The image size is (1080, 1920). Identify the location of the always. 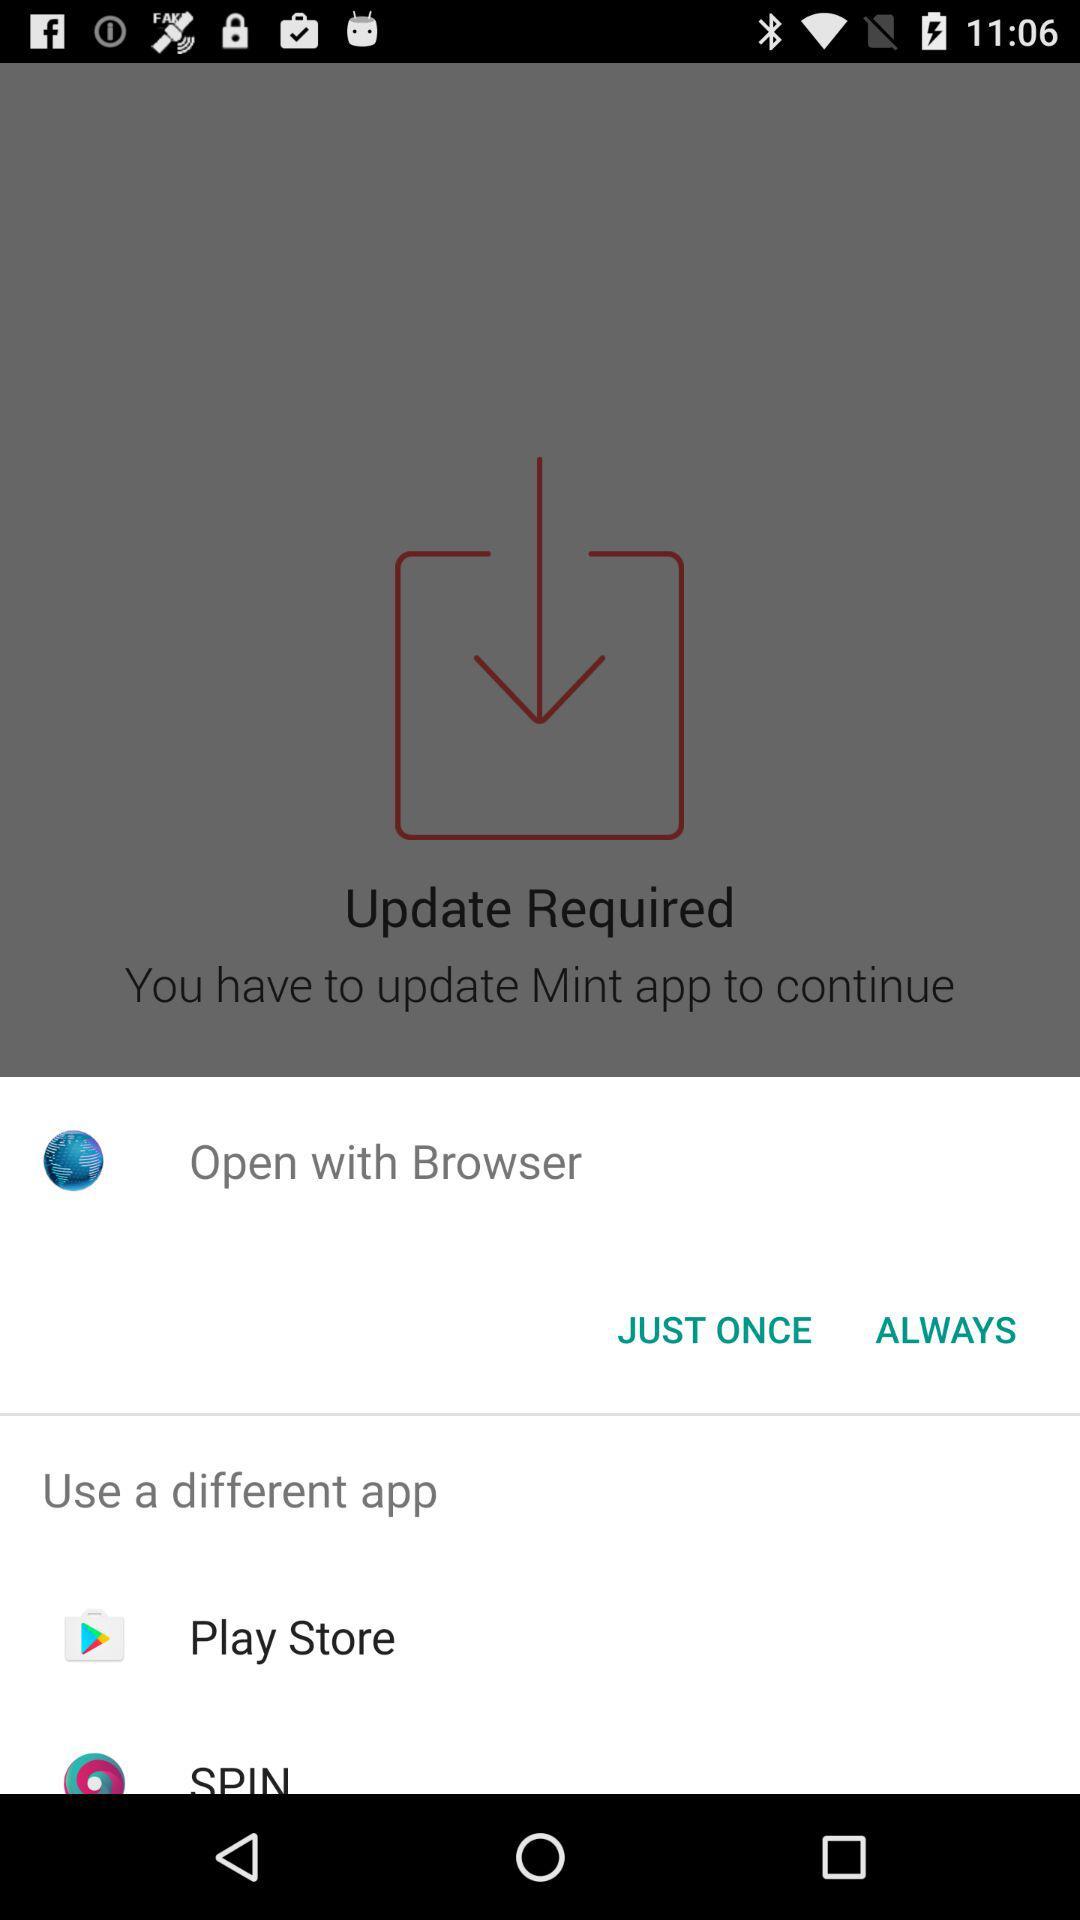
(945, 1329).